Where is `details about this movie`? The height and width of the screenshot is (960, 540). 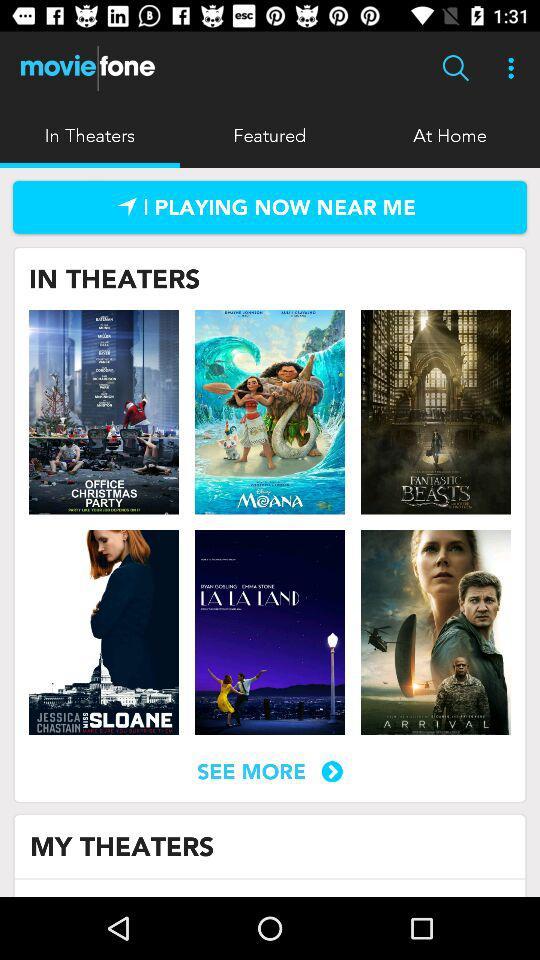 details about this movie is located at coordinates (104, 631).